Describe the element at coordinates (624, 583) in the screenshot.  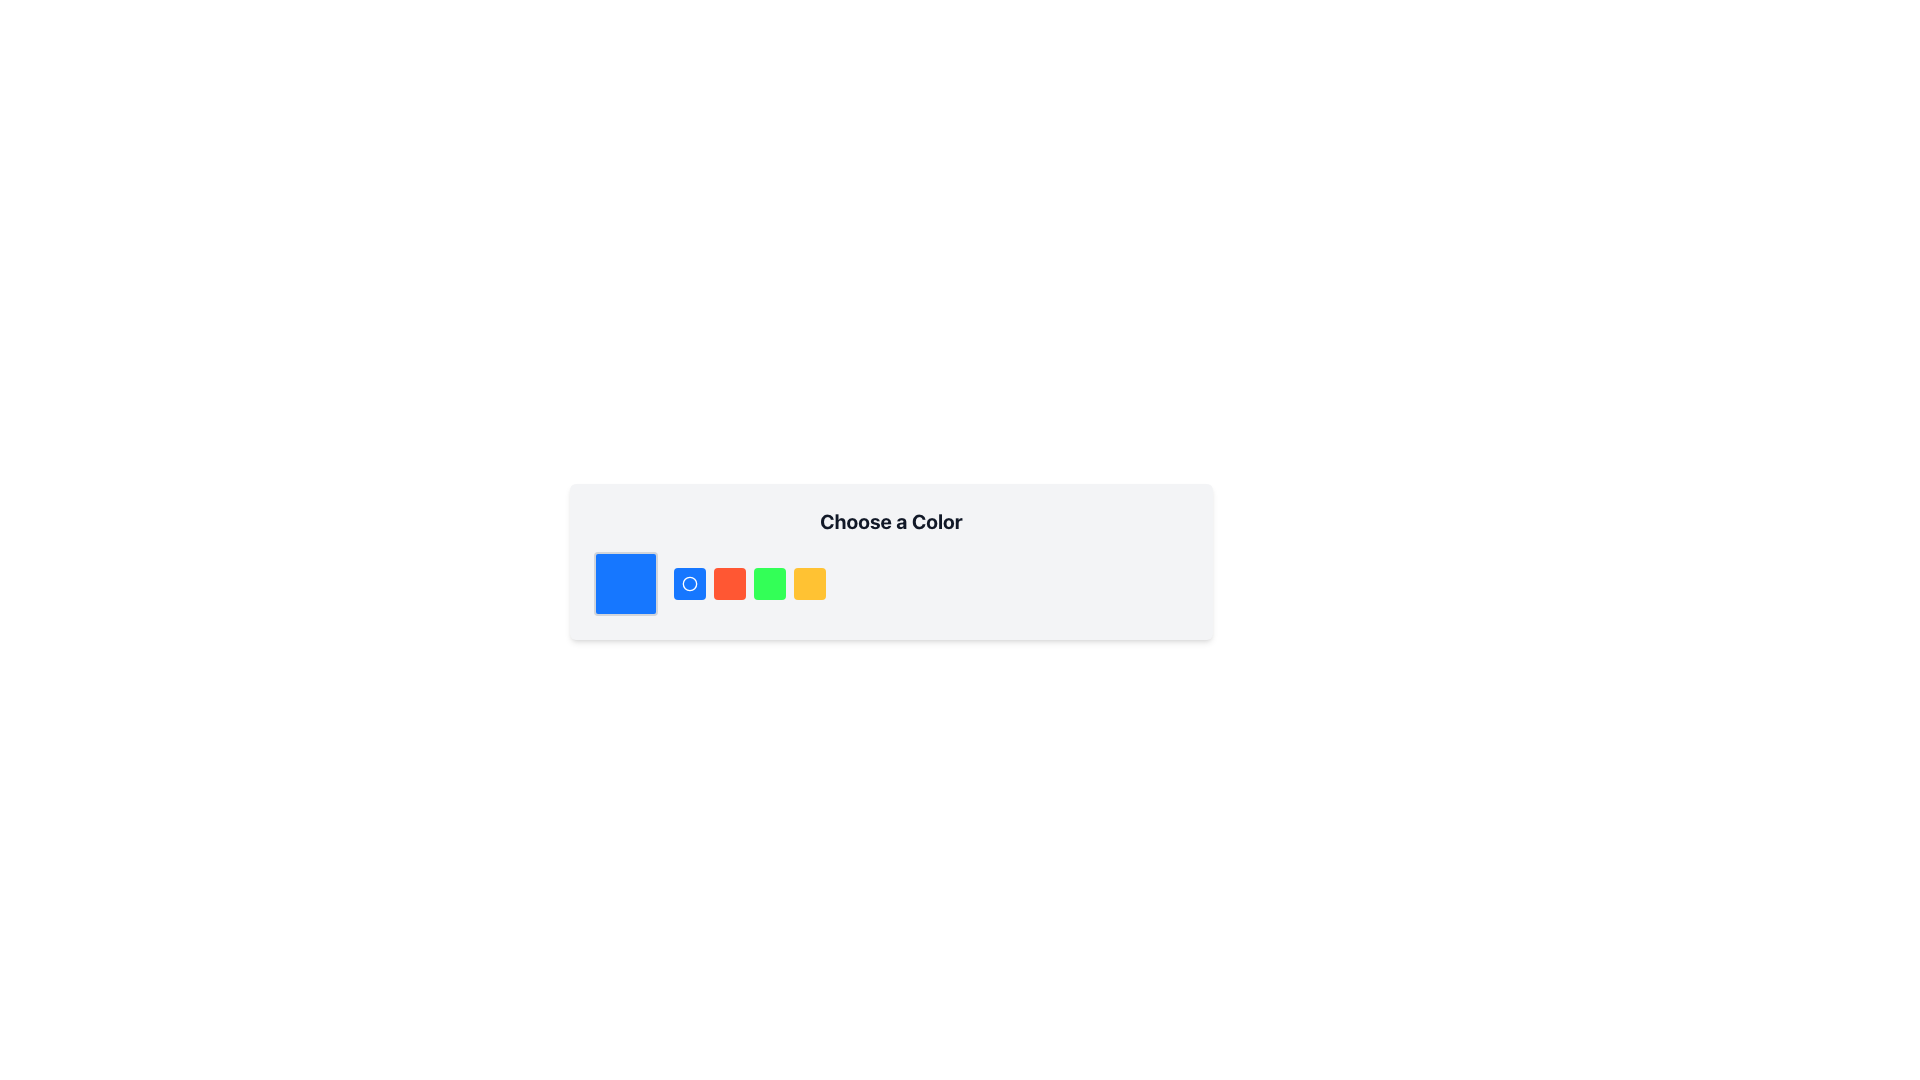
I see `the stylized interactive box located at the first position among its sibling elements` at that location.